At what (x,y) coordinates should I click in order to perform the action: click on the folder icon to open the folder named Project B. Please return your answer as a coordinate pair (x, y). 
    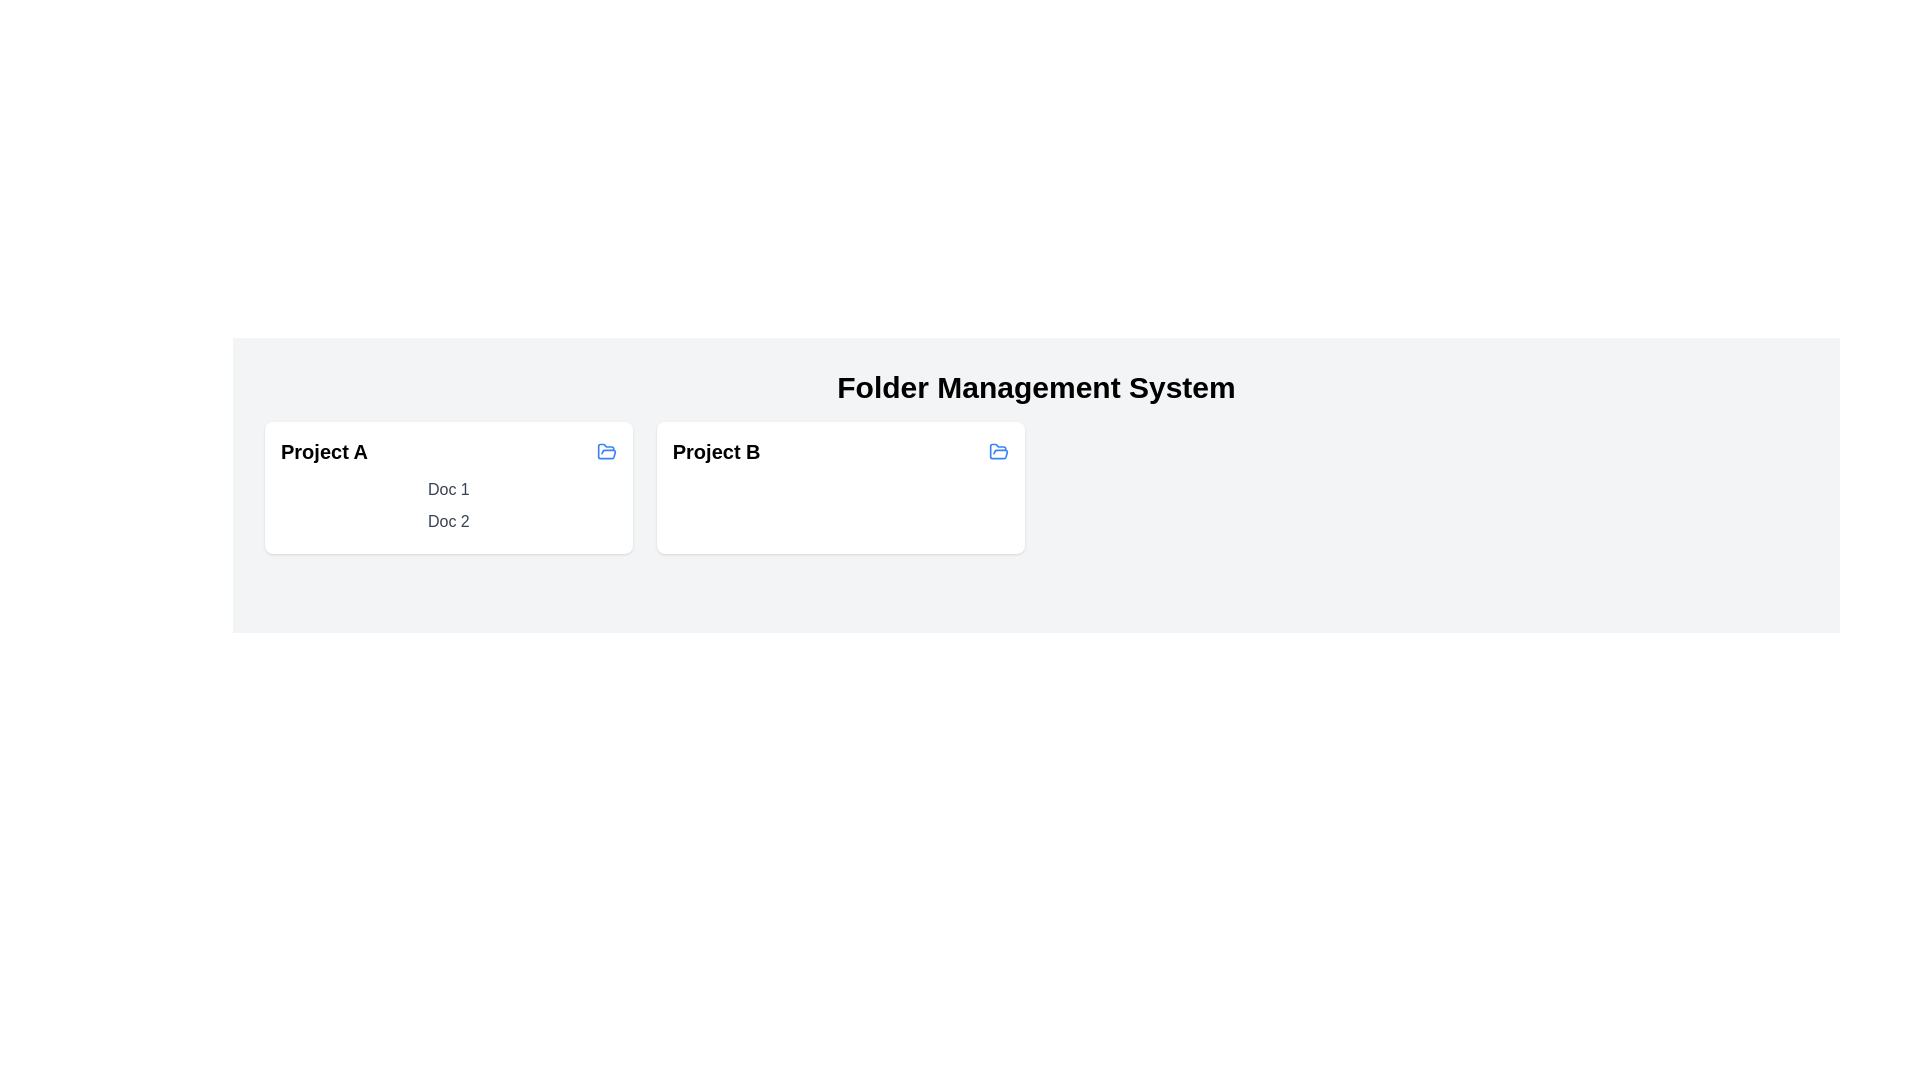
    Looking at the image, I should click on (998, 451).